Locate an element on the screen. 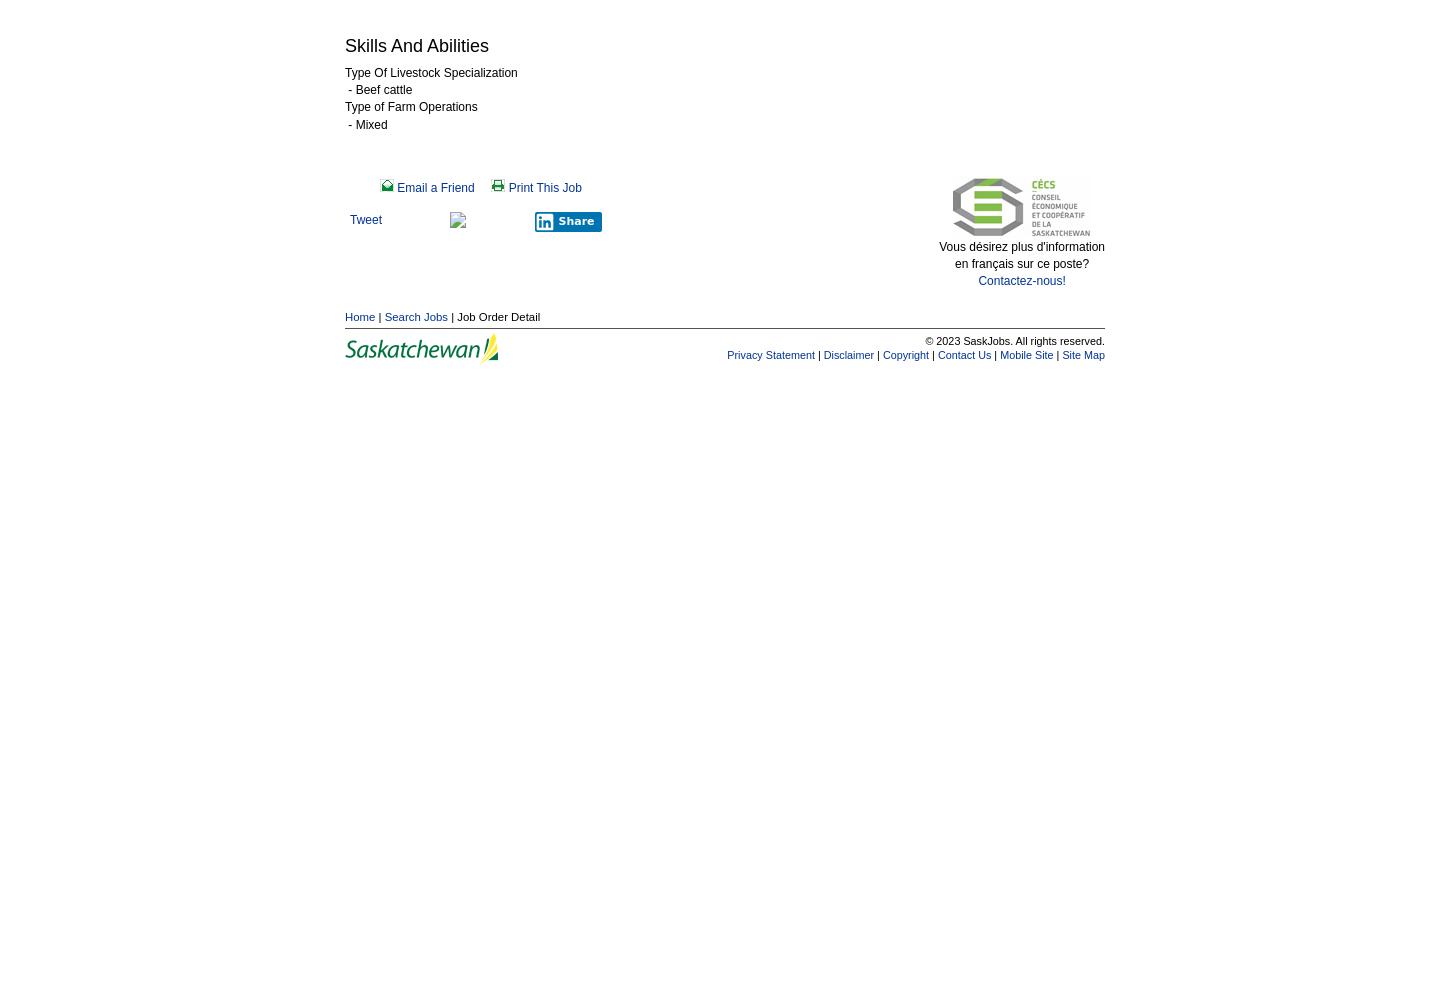 This screenshot has height=1000, width=1450. 'Contact Us' is located at coordinates (935, 353).